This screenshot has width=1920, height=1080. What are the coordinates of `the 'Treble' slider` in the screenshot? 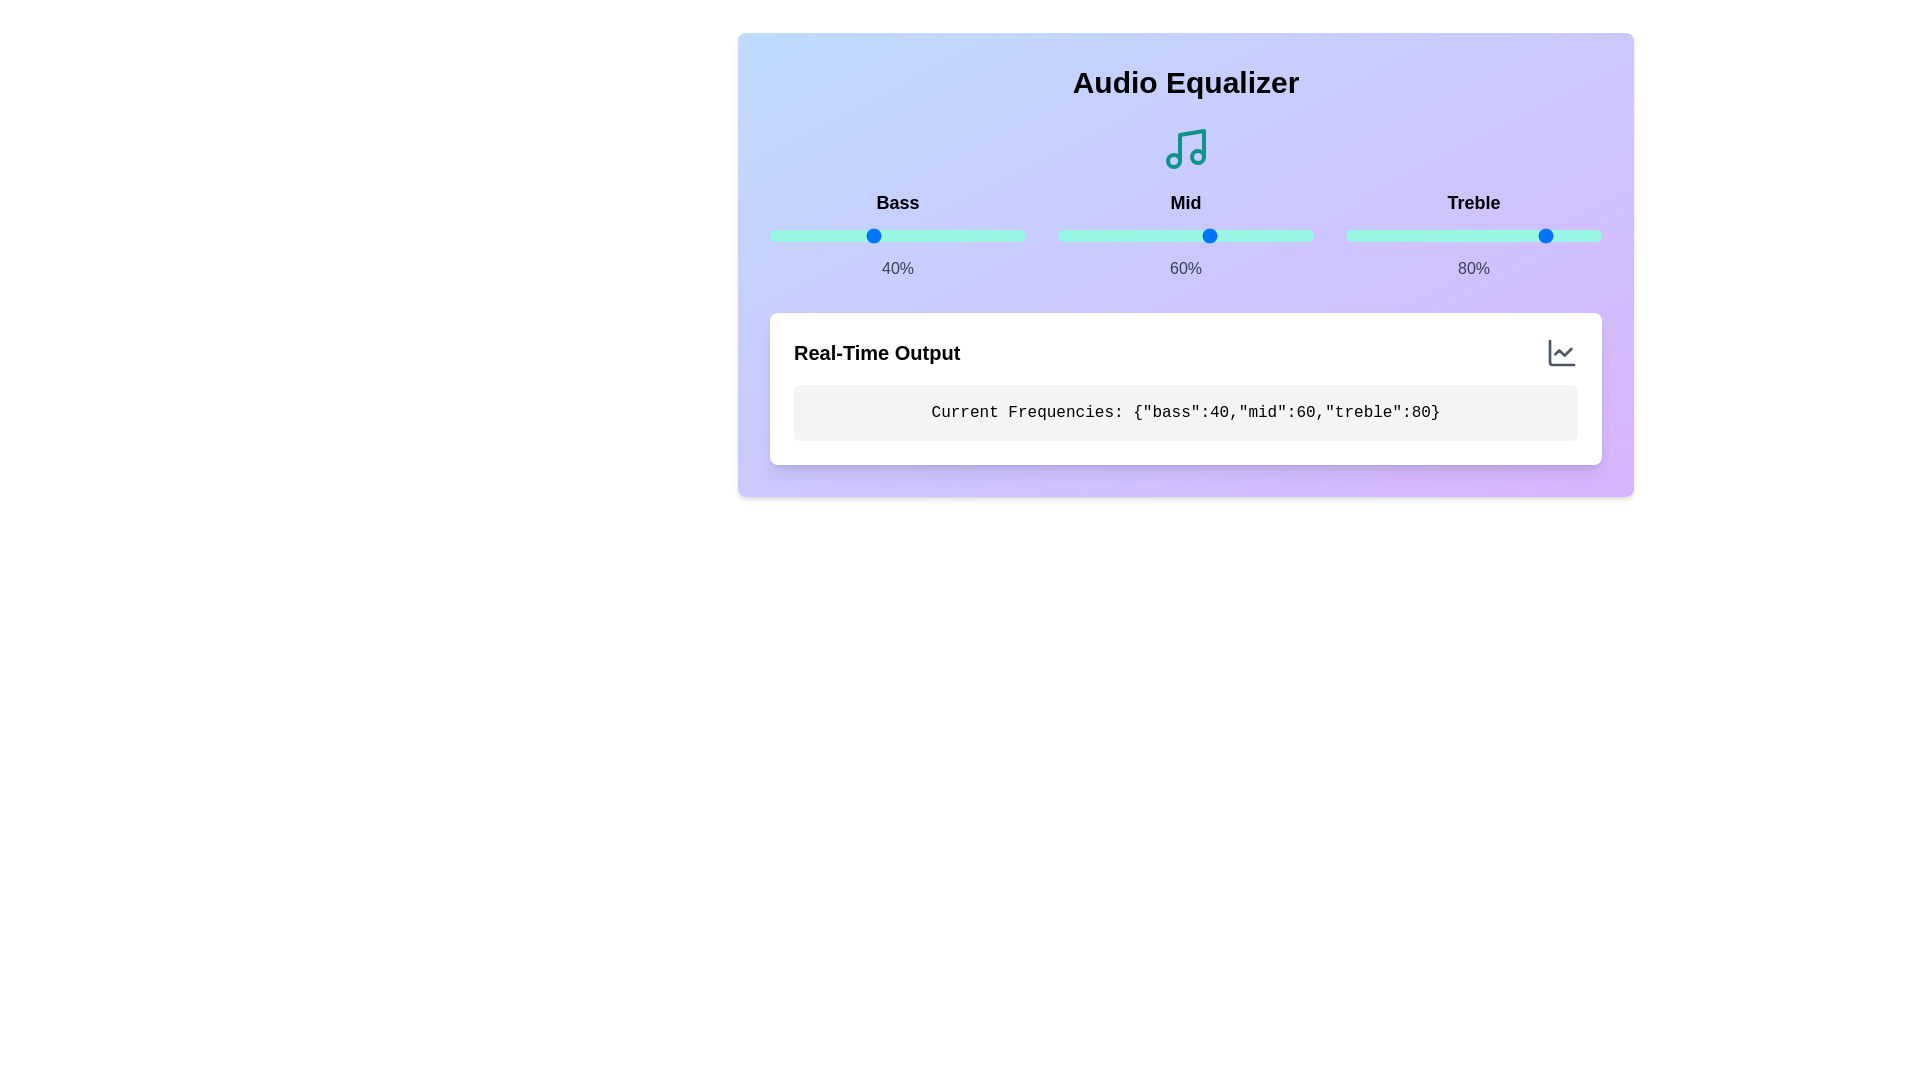 It's located at (1424, 234).